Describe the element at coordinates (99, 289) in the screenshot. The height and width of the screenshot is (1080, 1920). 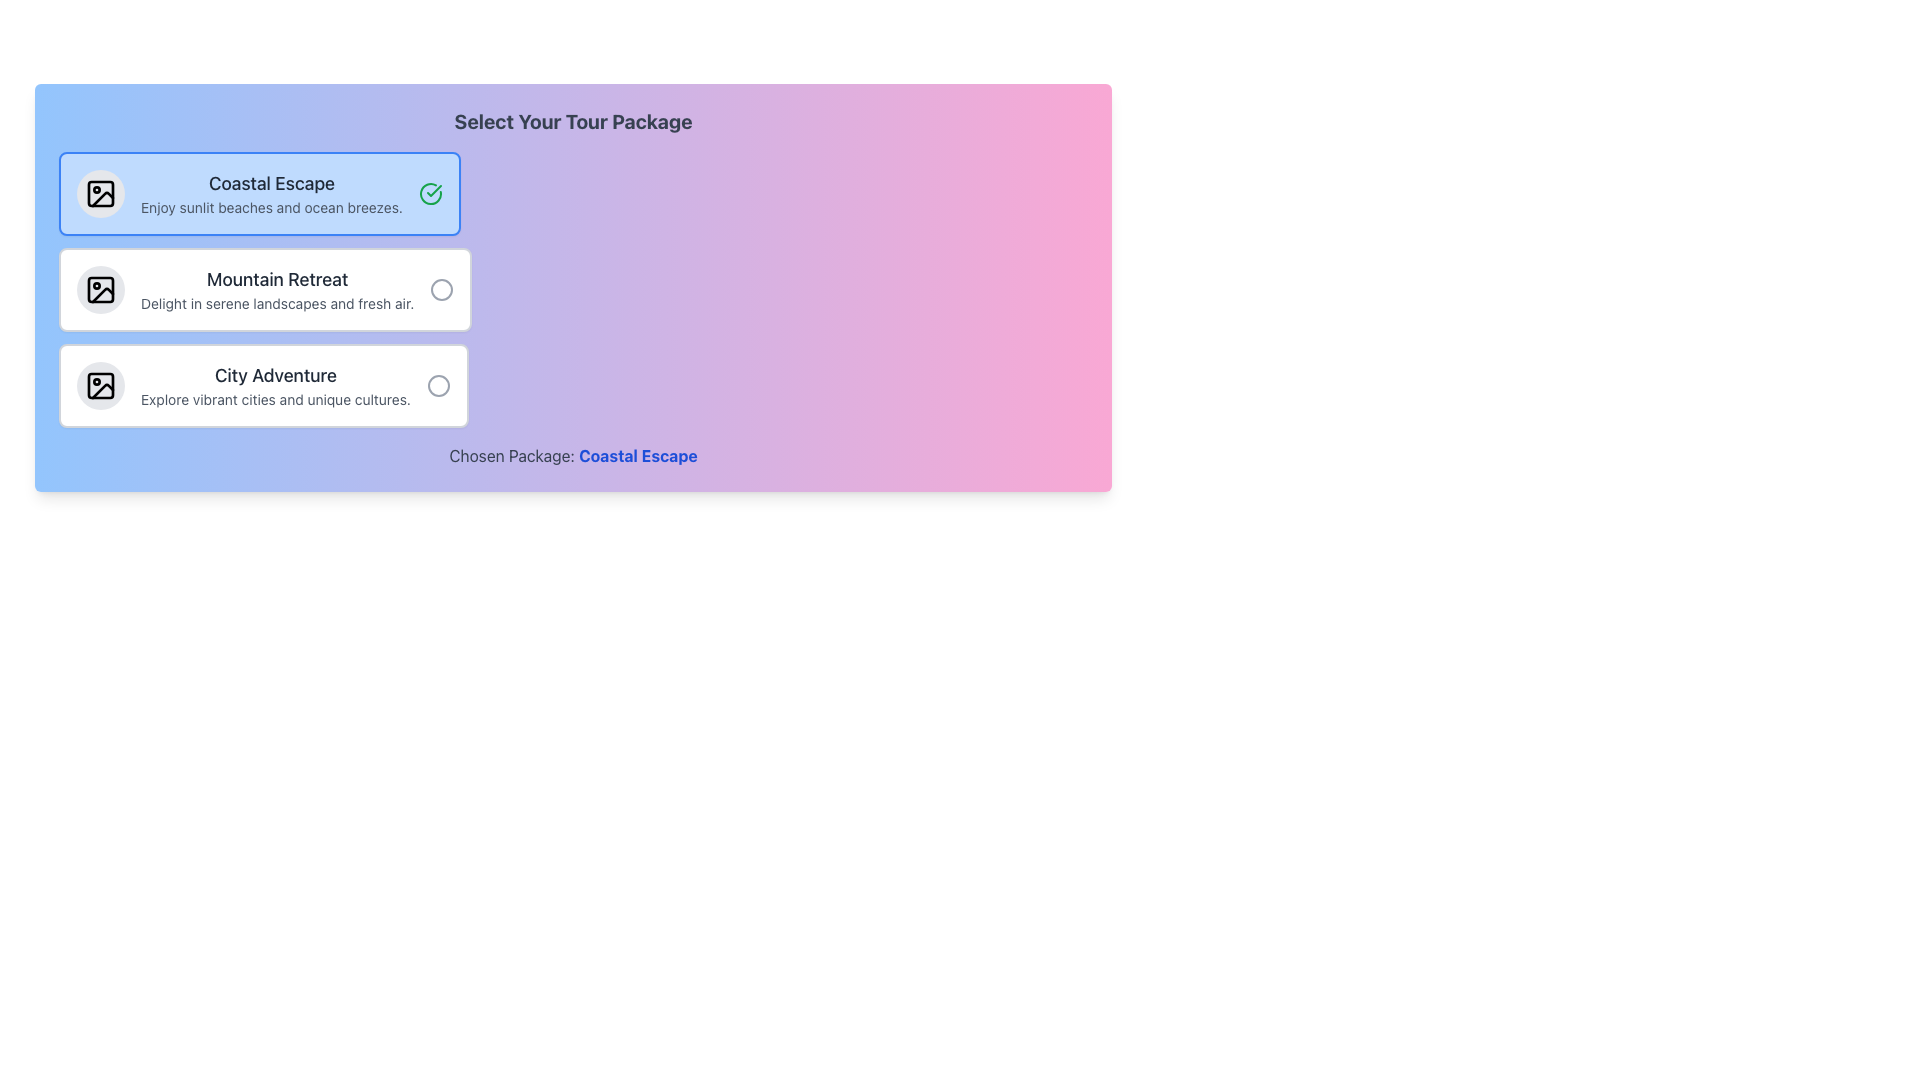
I see `the 'Mountain Retreat' icon located at the far left of the option in the list` at that location.